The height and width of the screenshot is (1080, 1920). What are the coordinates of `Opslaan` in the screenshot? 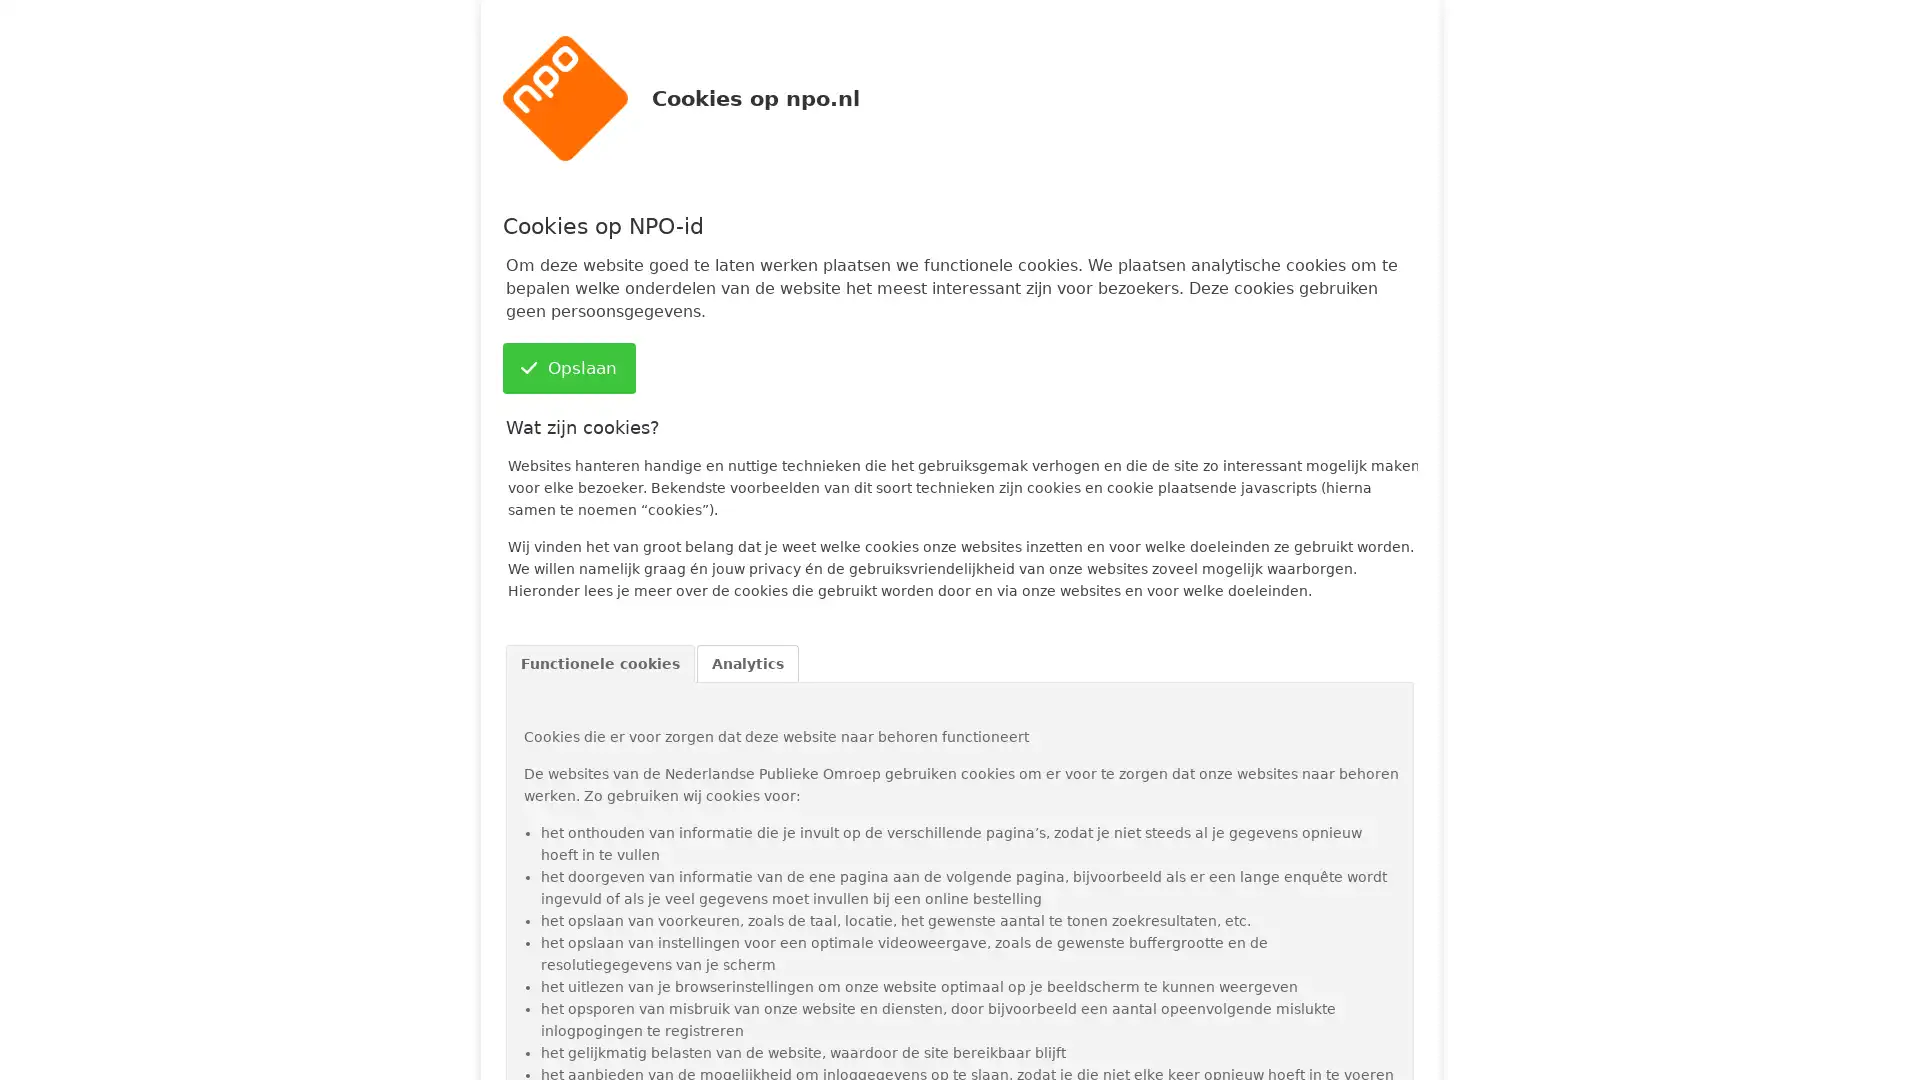 It's located at (567, 368).